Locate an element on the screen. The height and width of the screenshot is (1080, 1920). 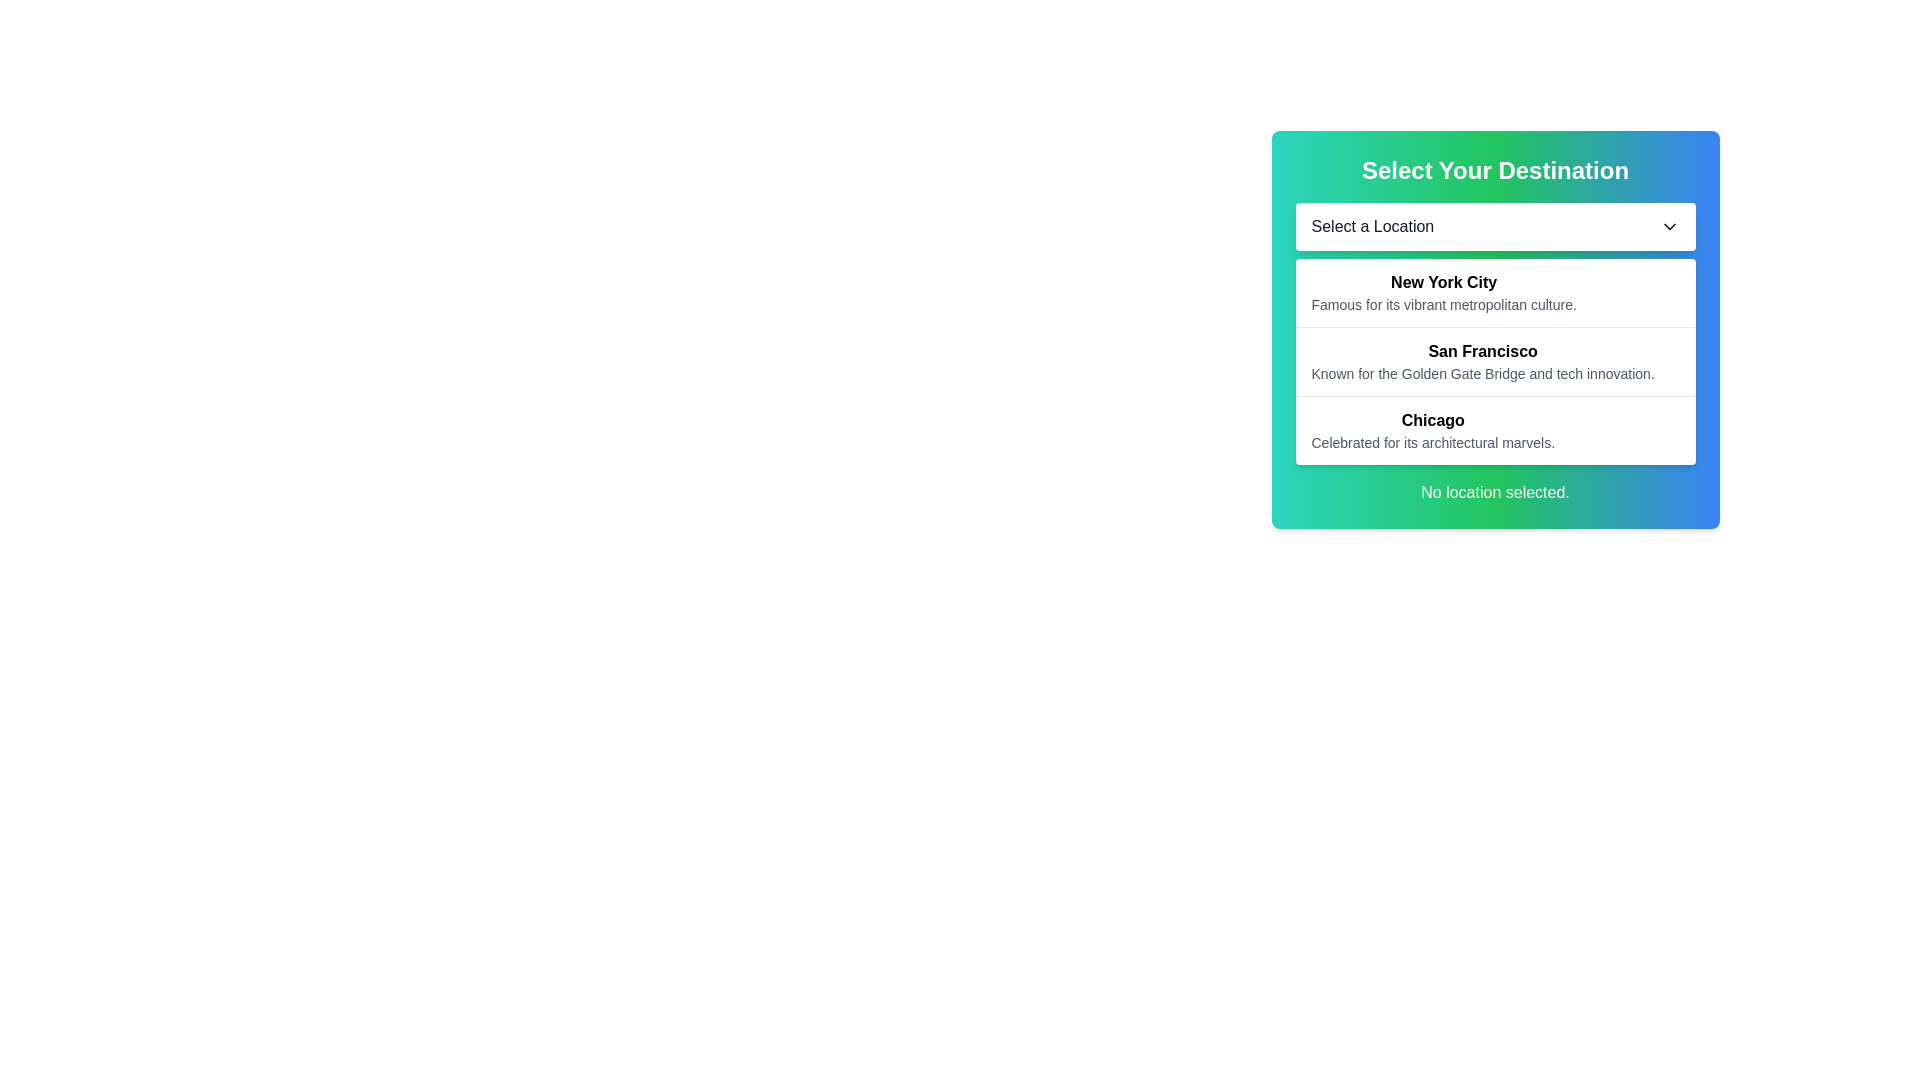
the selectable list item displaying 'San Francisco' is located at coordinates (1495, 329).